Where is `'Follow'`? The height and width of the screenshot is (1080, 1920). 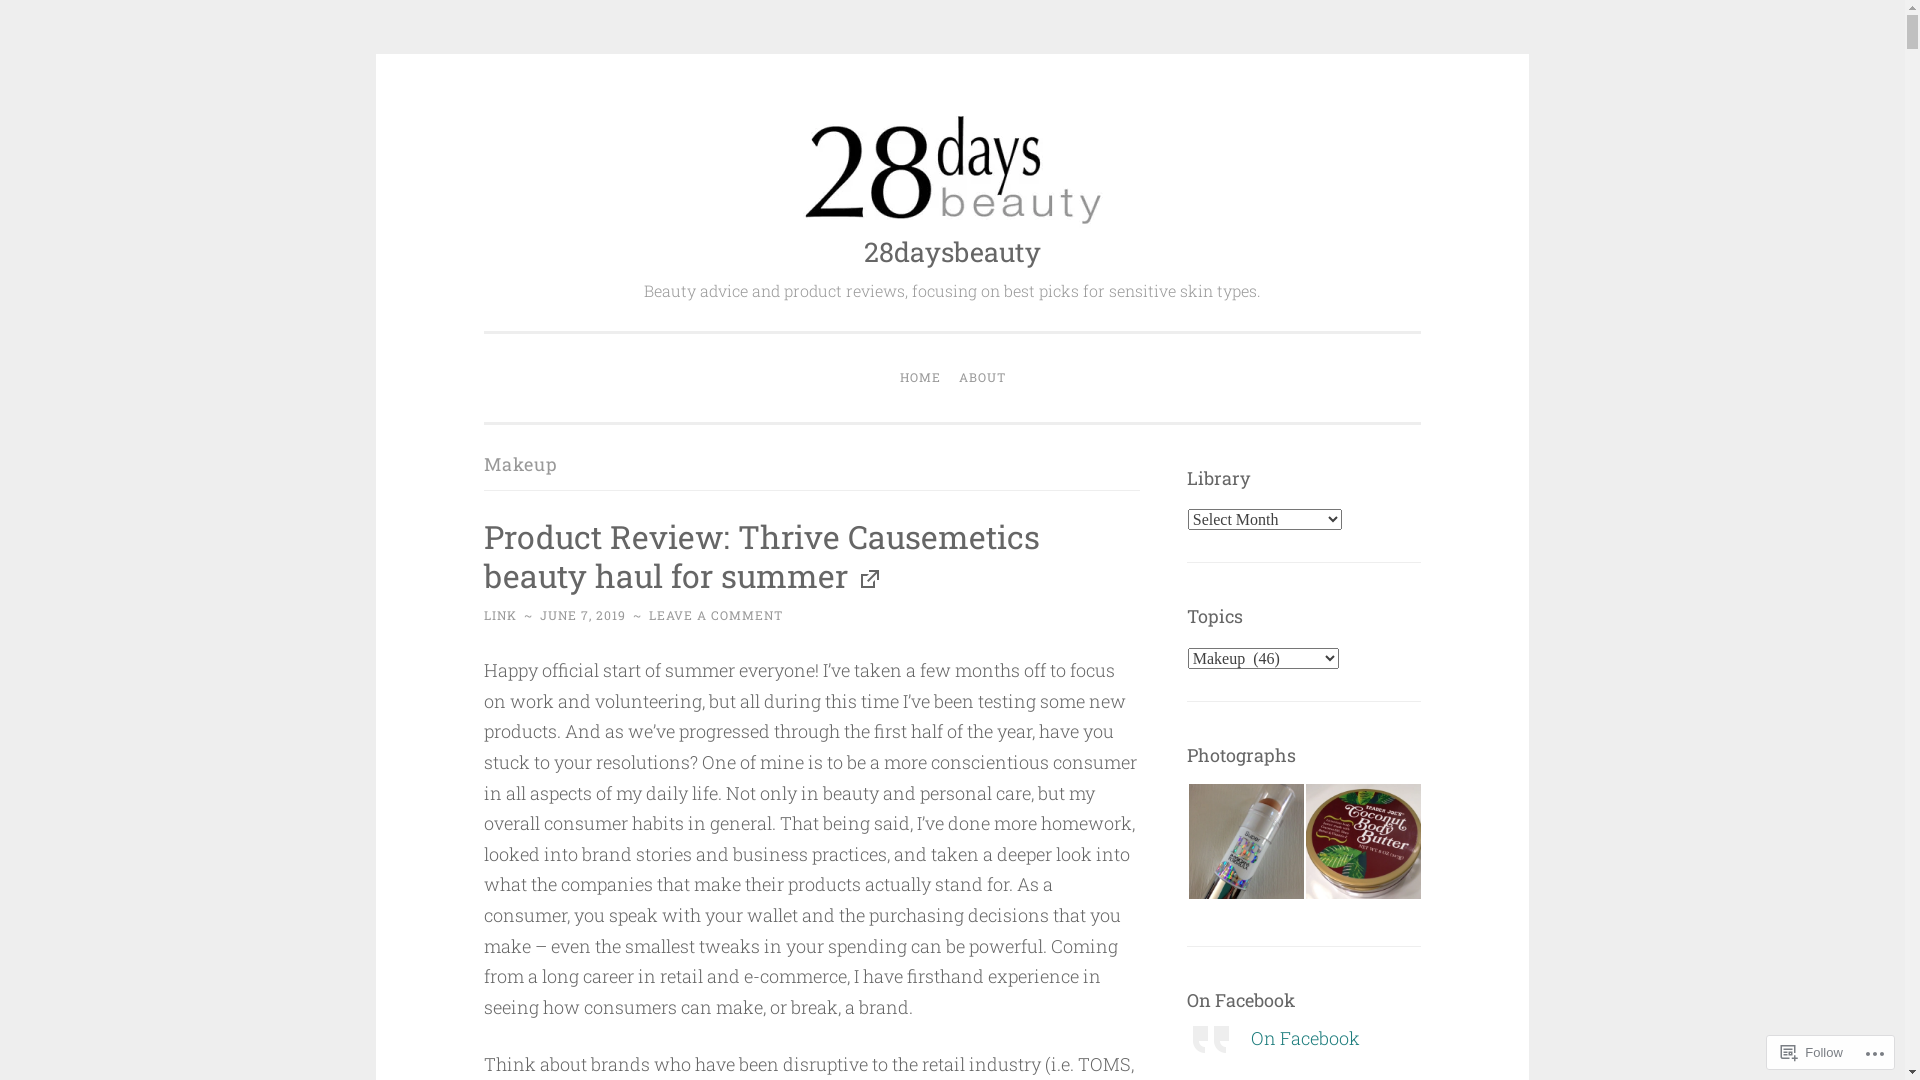
'Follow' is located at coordinates (1812, 1051).